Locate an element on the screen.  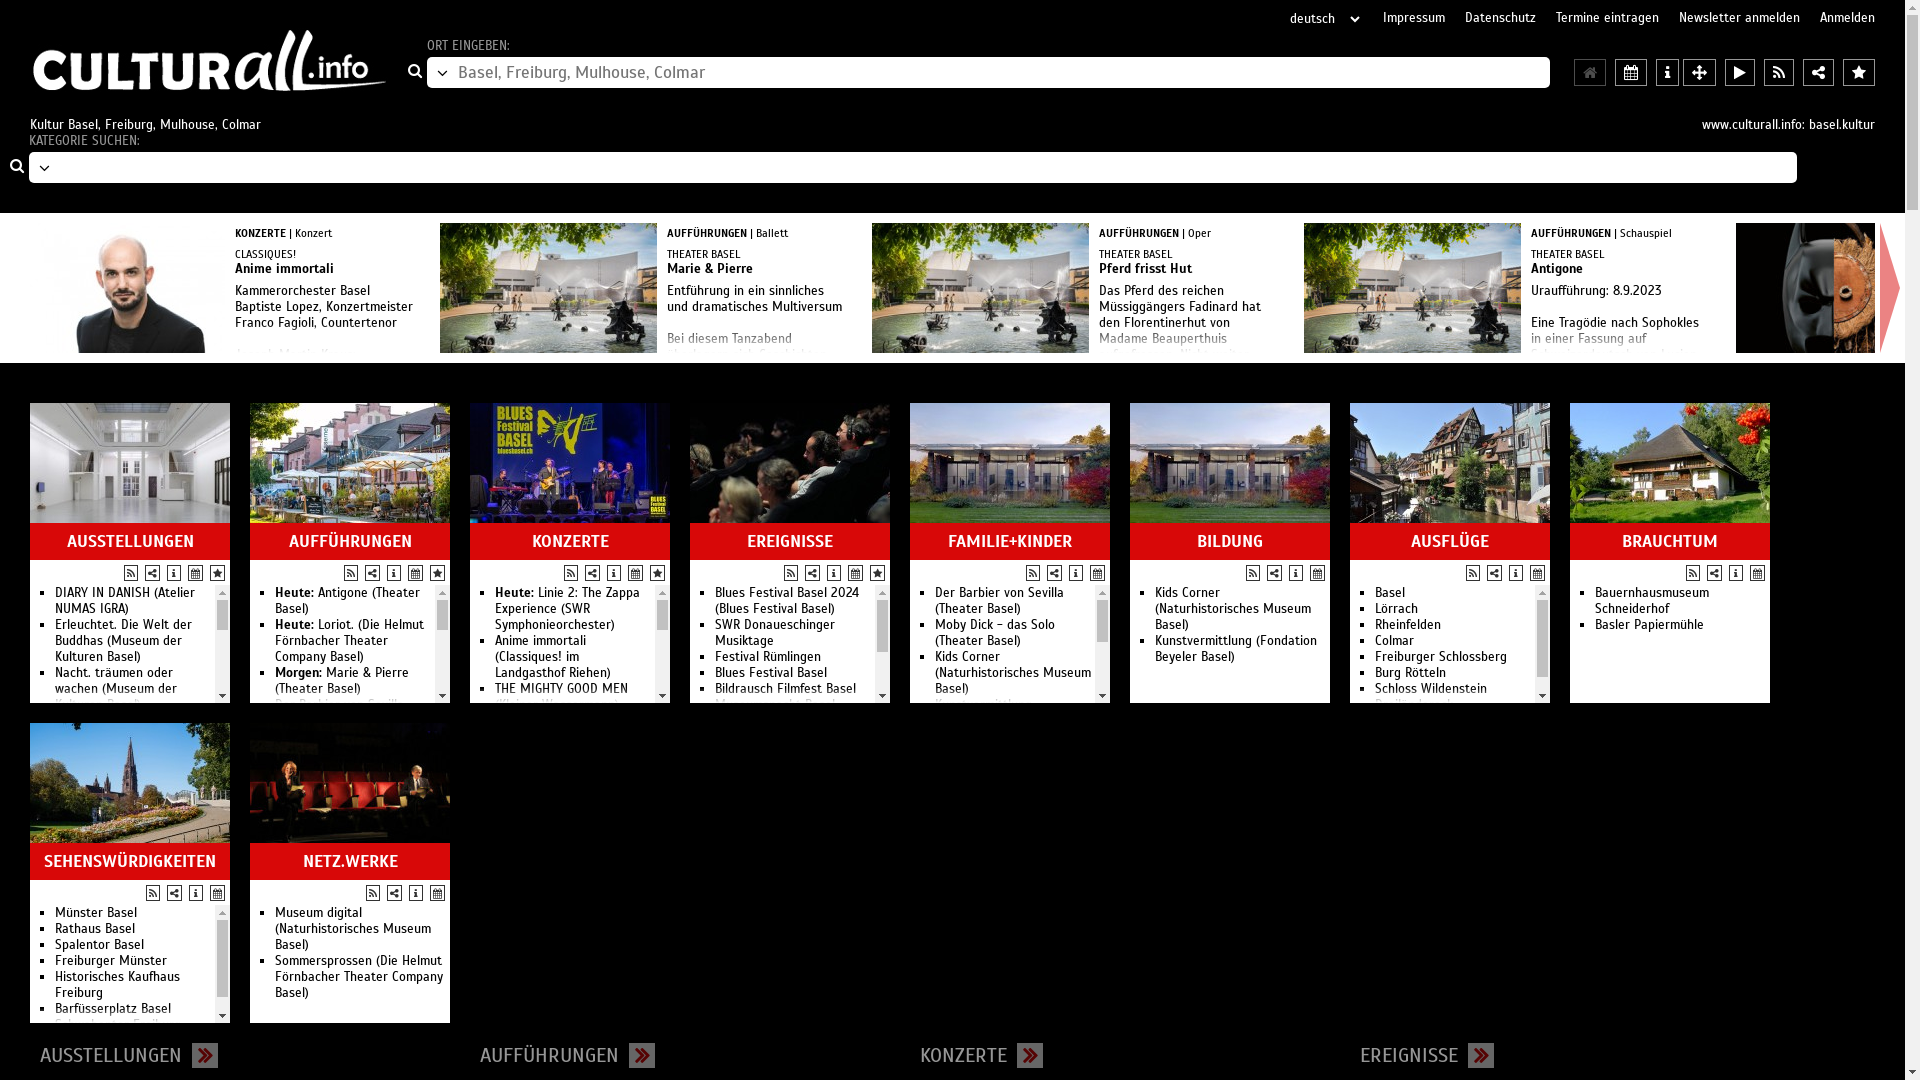
'Videos in Basel, Freiburg, Mulhouse, Colmar' is located at coordinates (1738, 71).